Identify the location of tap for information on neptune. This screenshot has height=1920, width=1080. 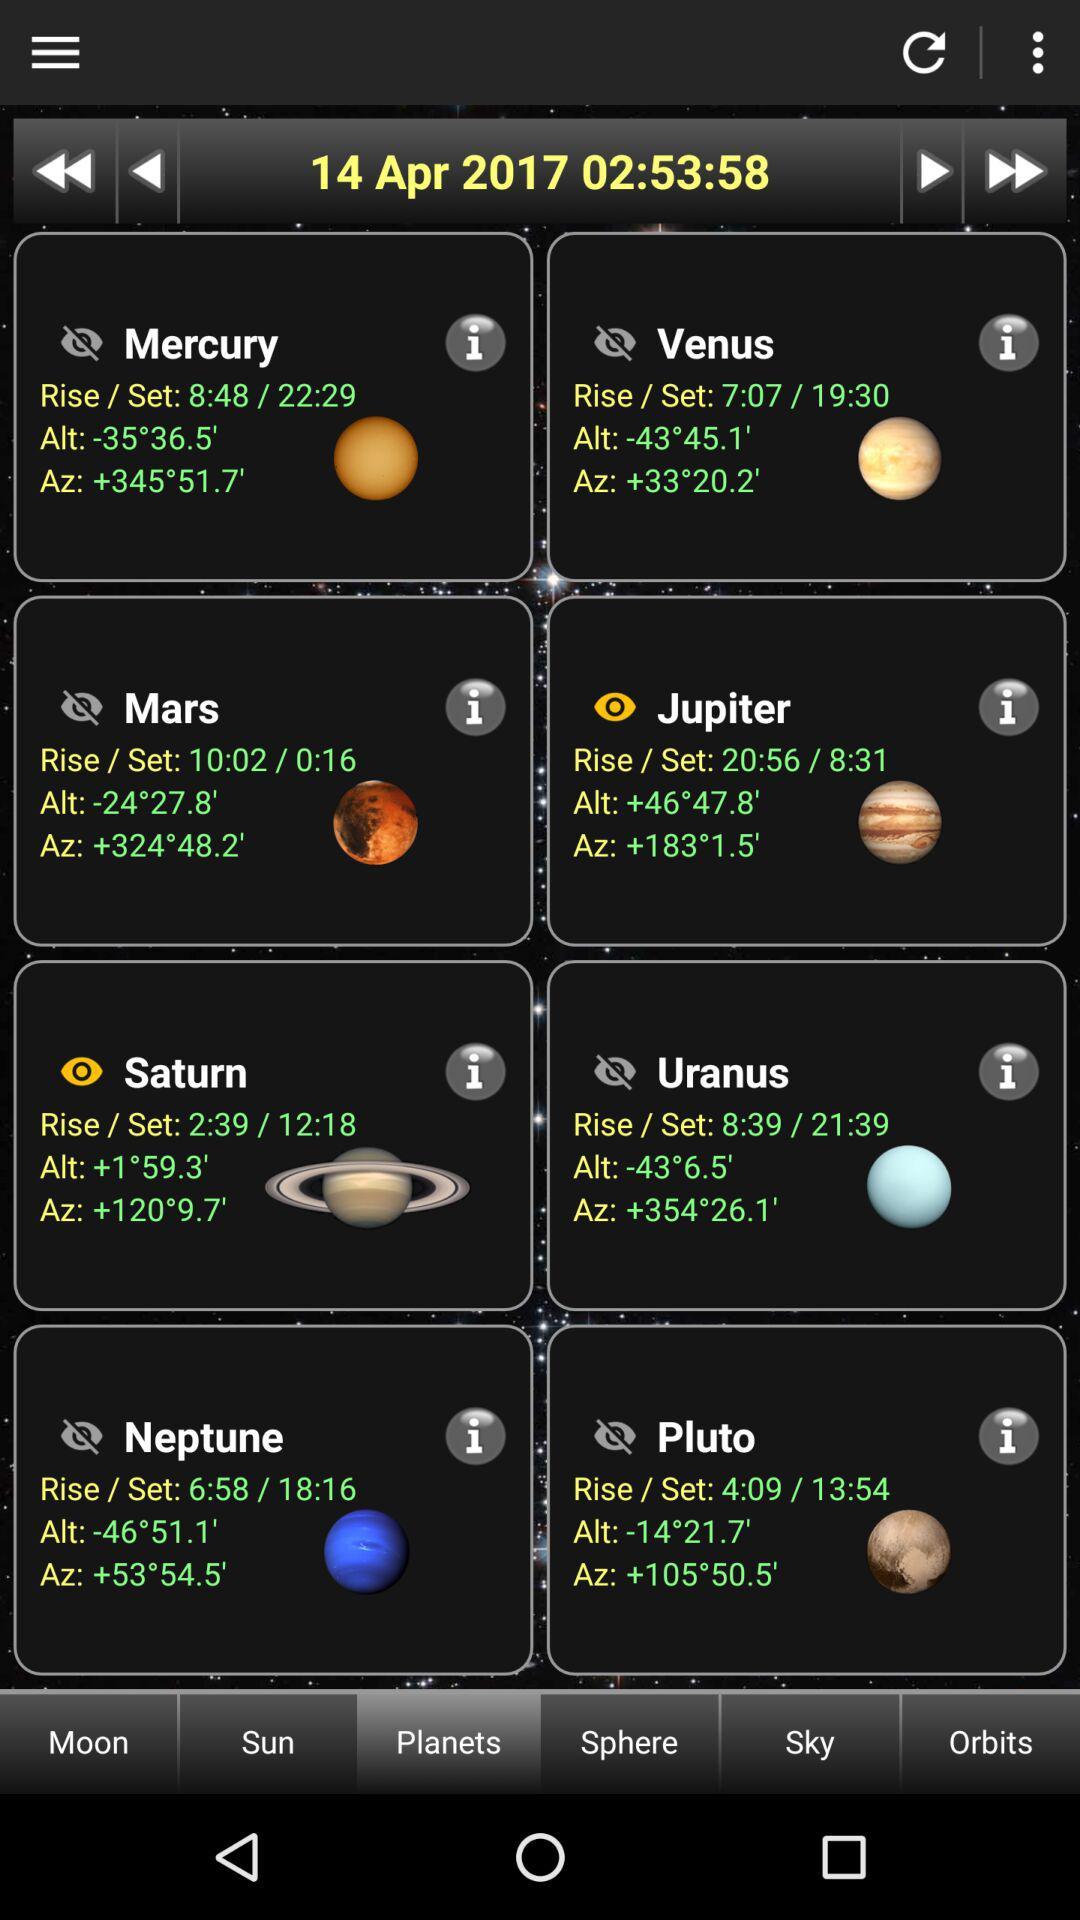
(475, 1434).